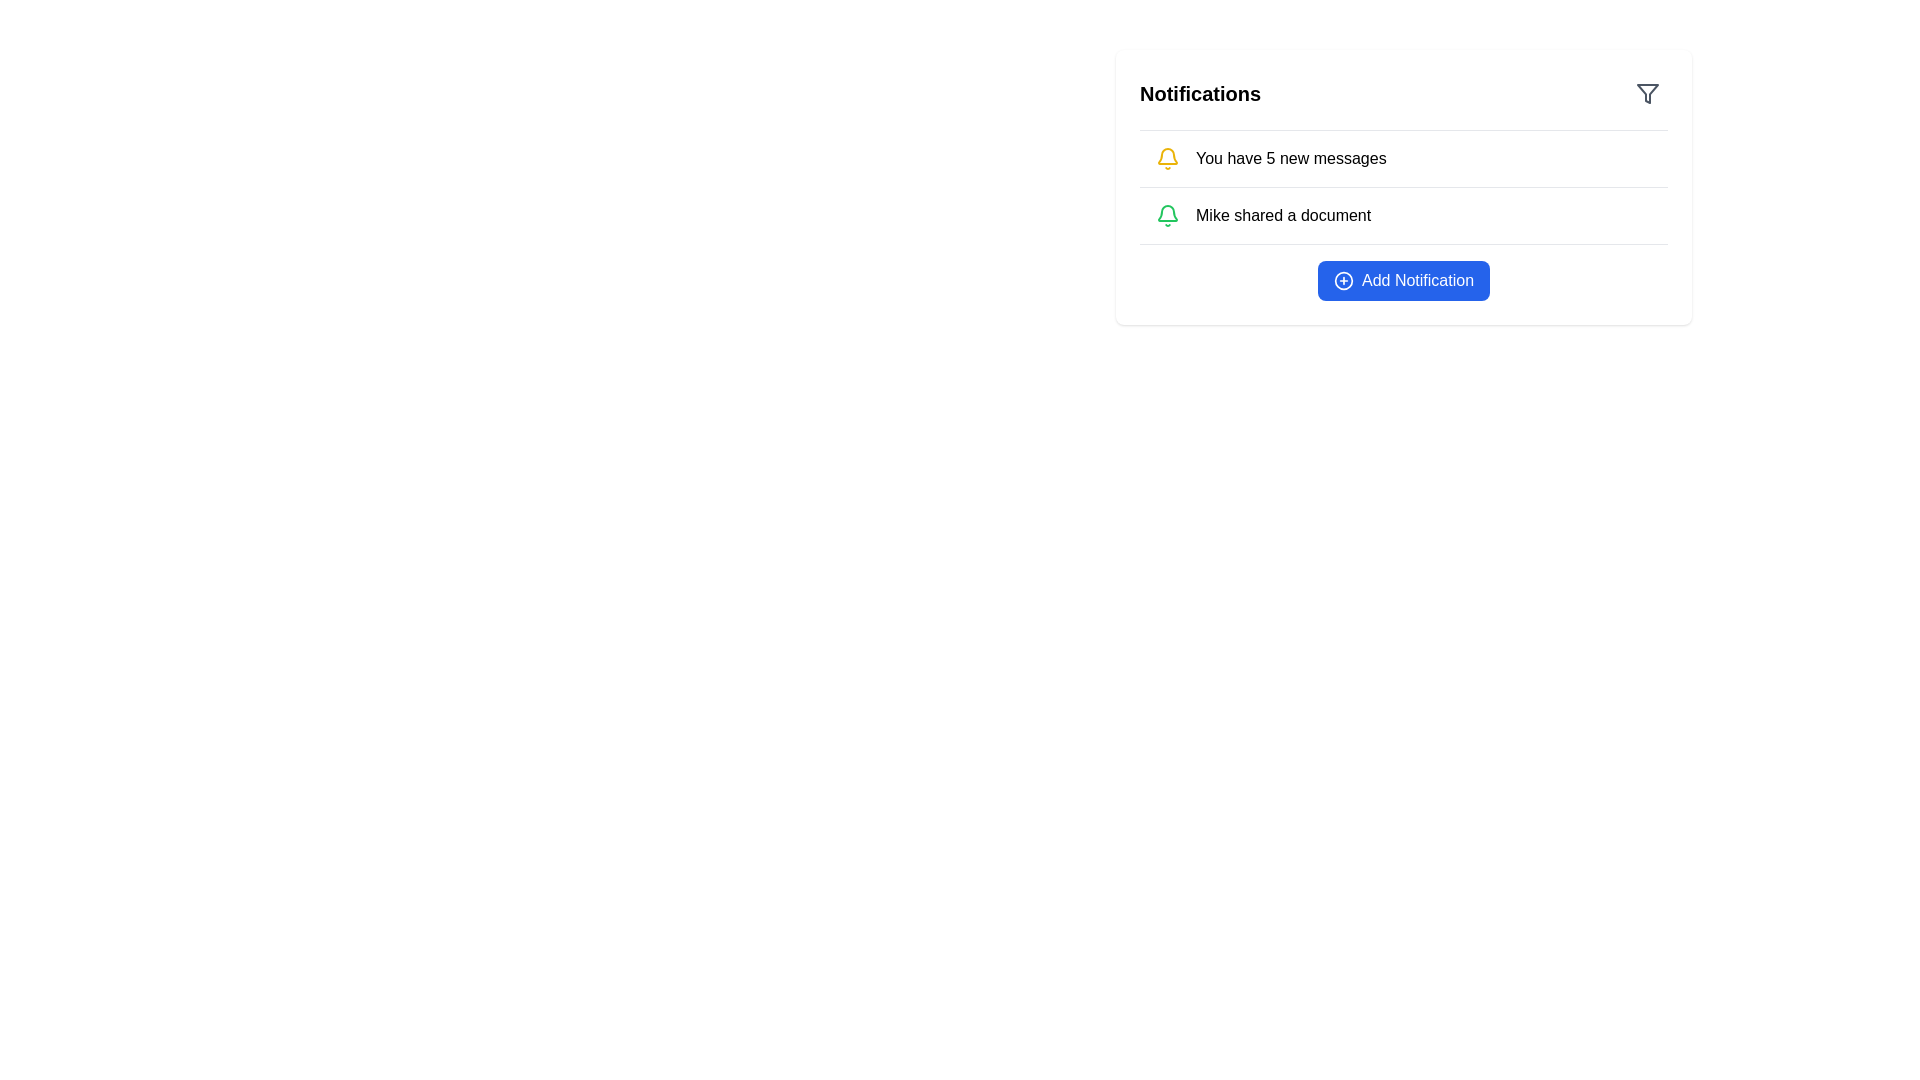 The height and width of the screenshot is (1080, 1920). What do you see at coordinates (1402, 281) in the screenshot?
I see `the button with a blue background and white text that reads 'Add Notification', located below the notification entries` at bounding box center [1402, 281].